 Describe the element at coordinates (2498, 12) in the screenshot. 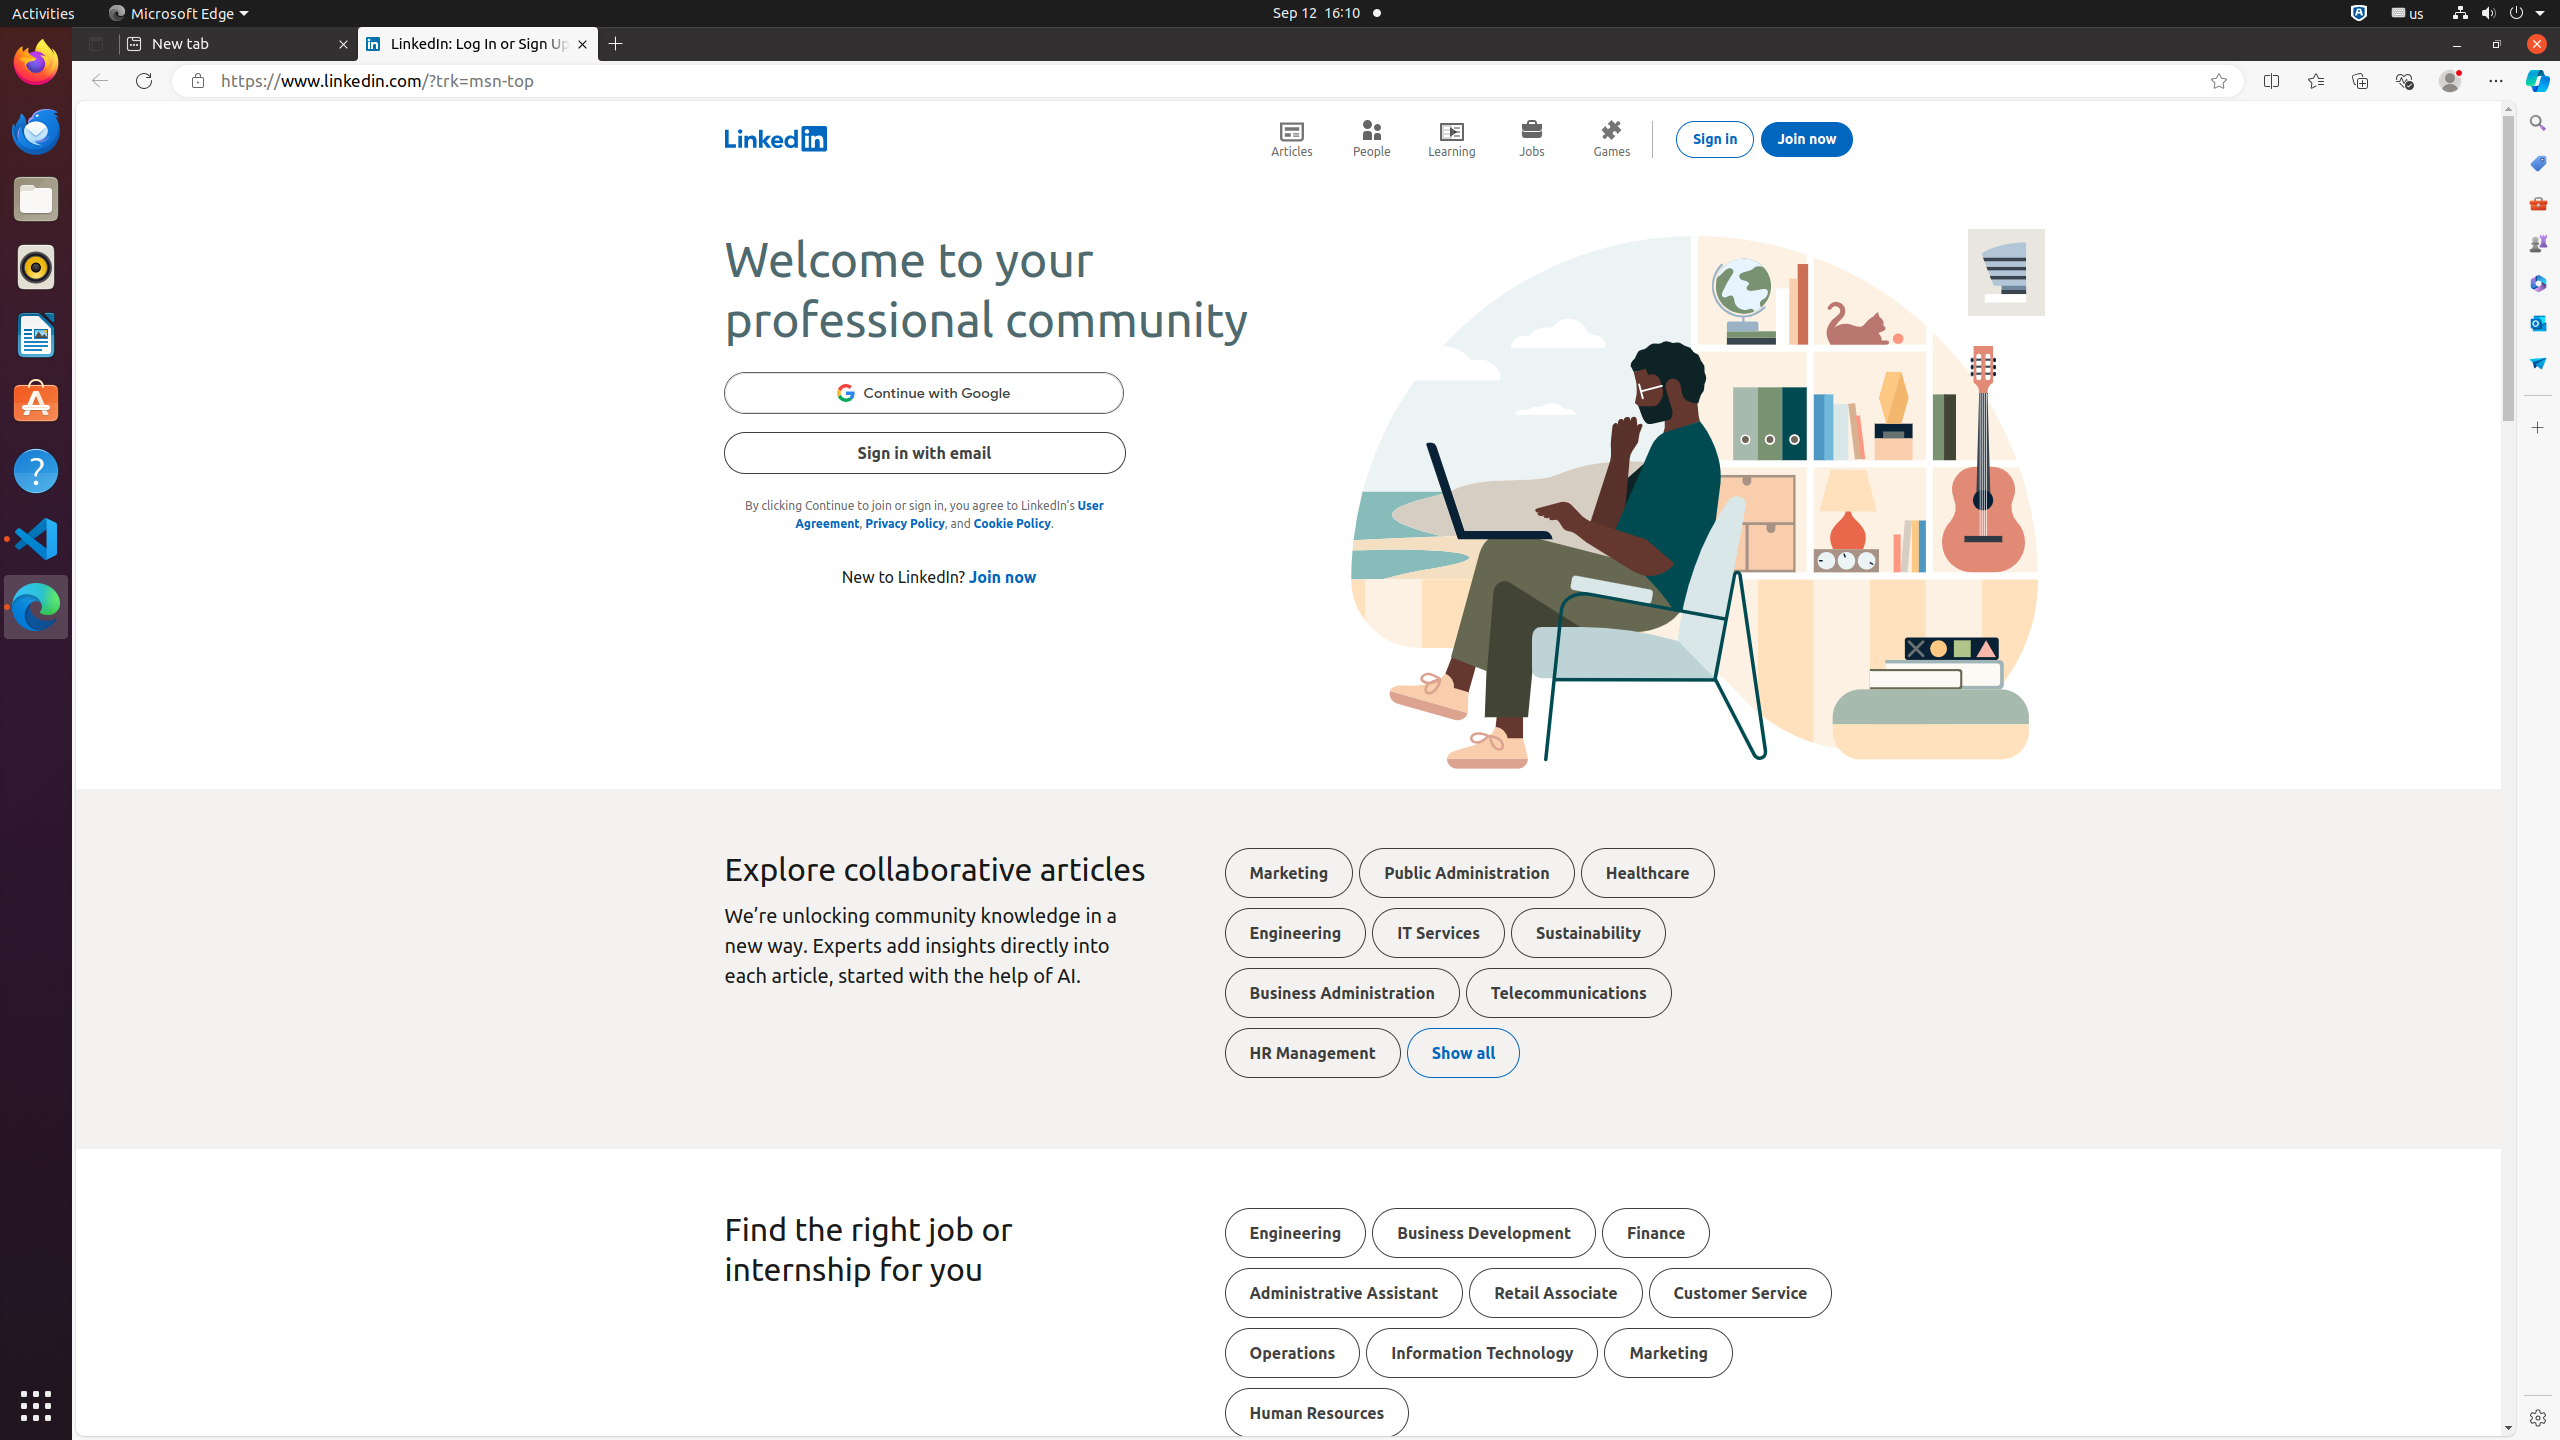

I see `'System'` at that location.